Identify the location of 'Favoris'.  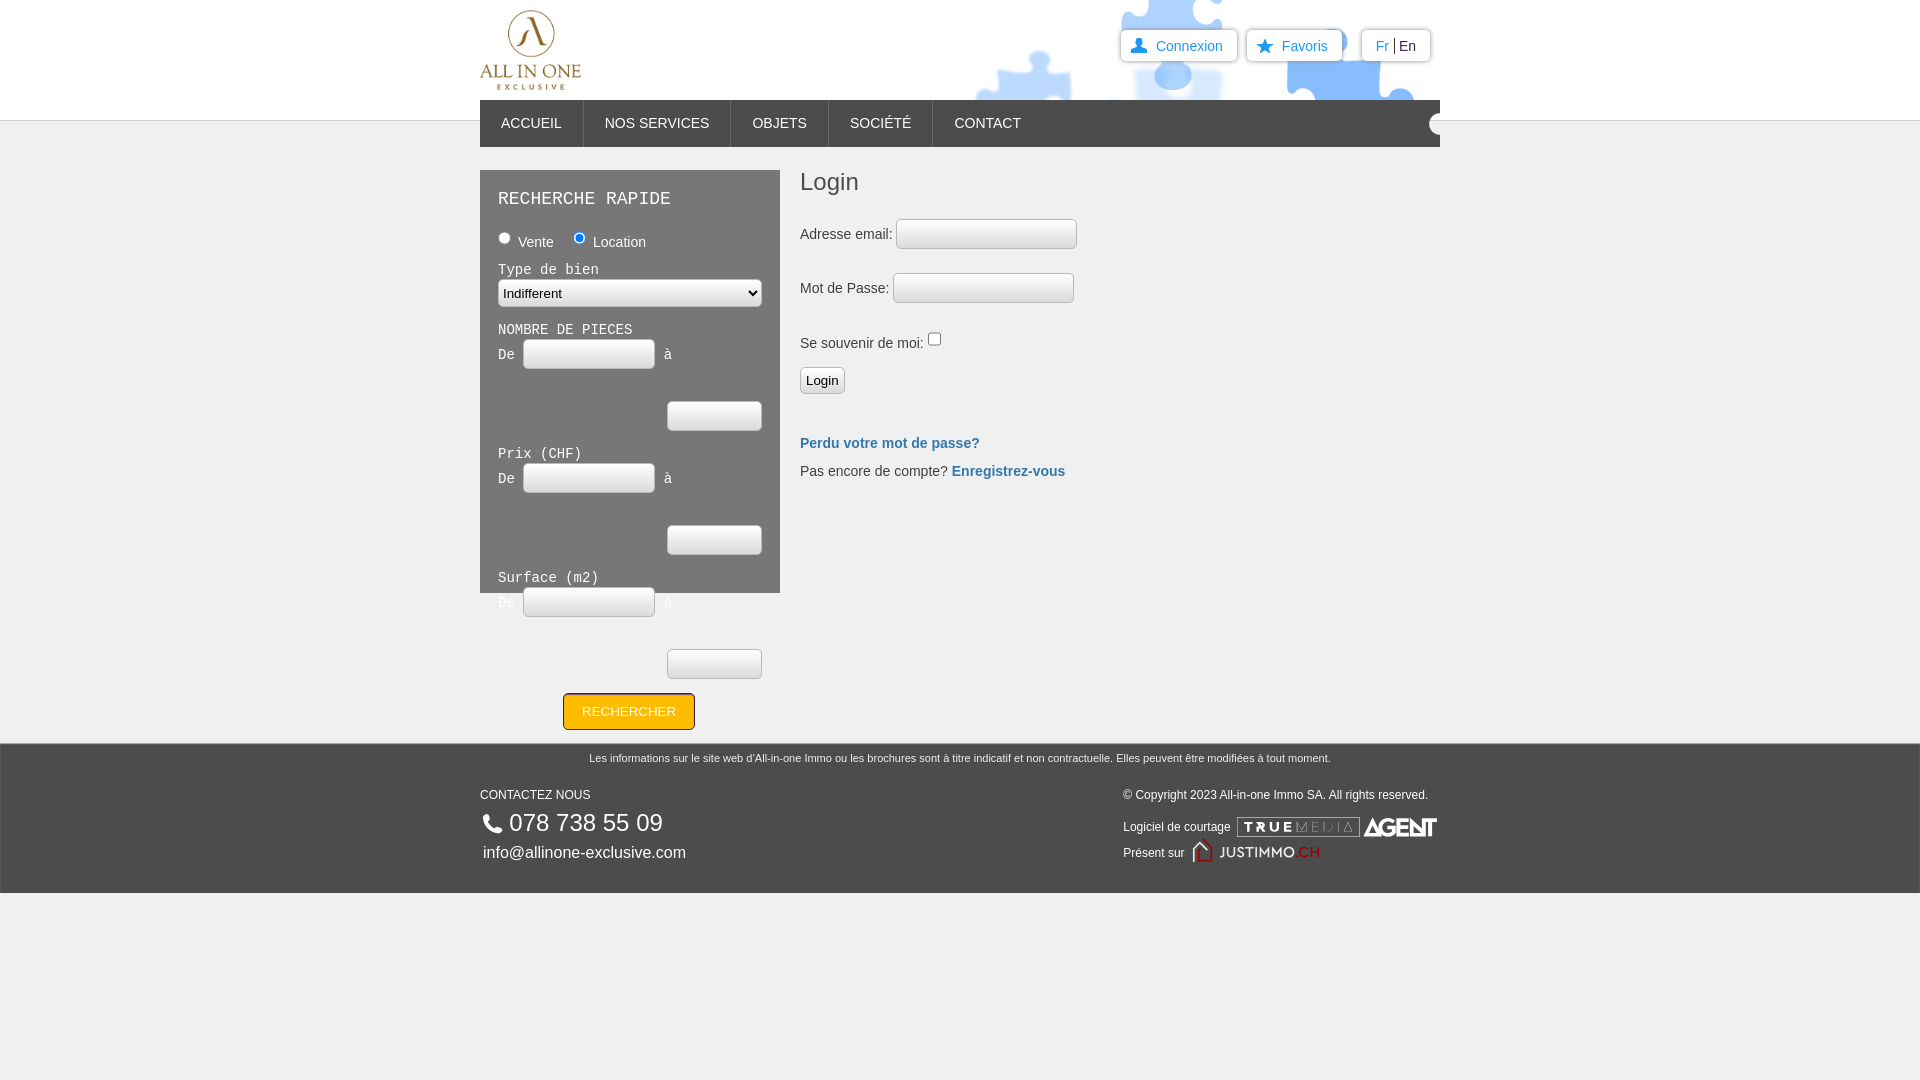
(1294, 45).